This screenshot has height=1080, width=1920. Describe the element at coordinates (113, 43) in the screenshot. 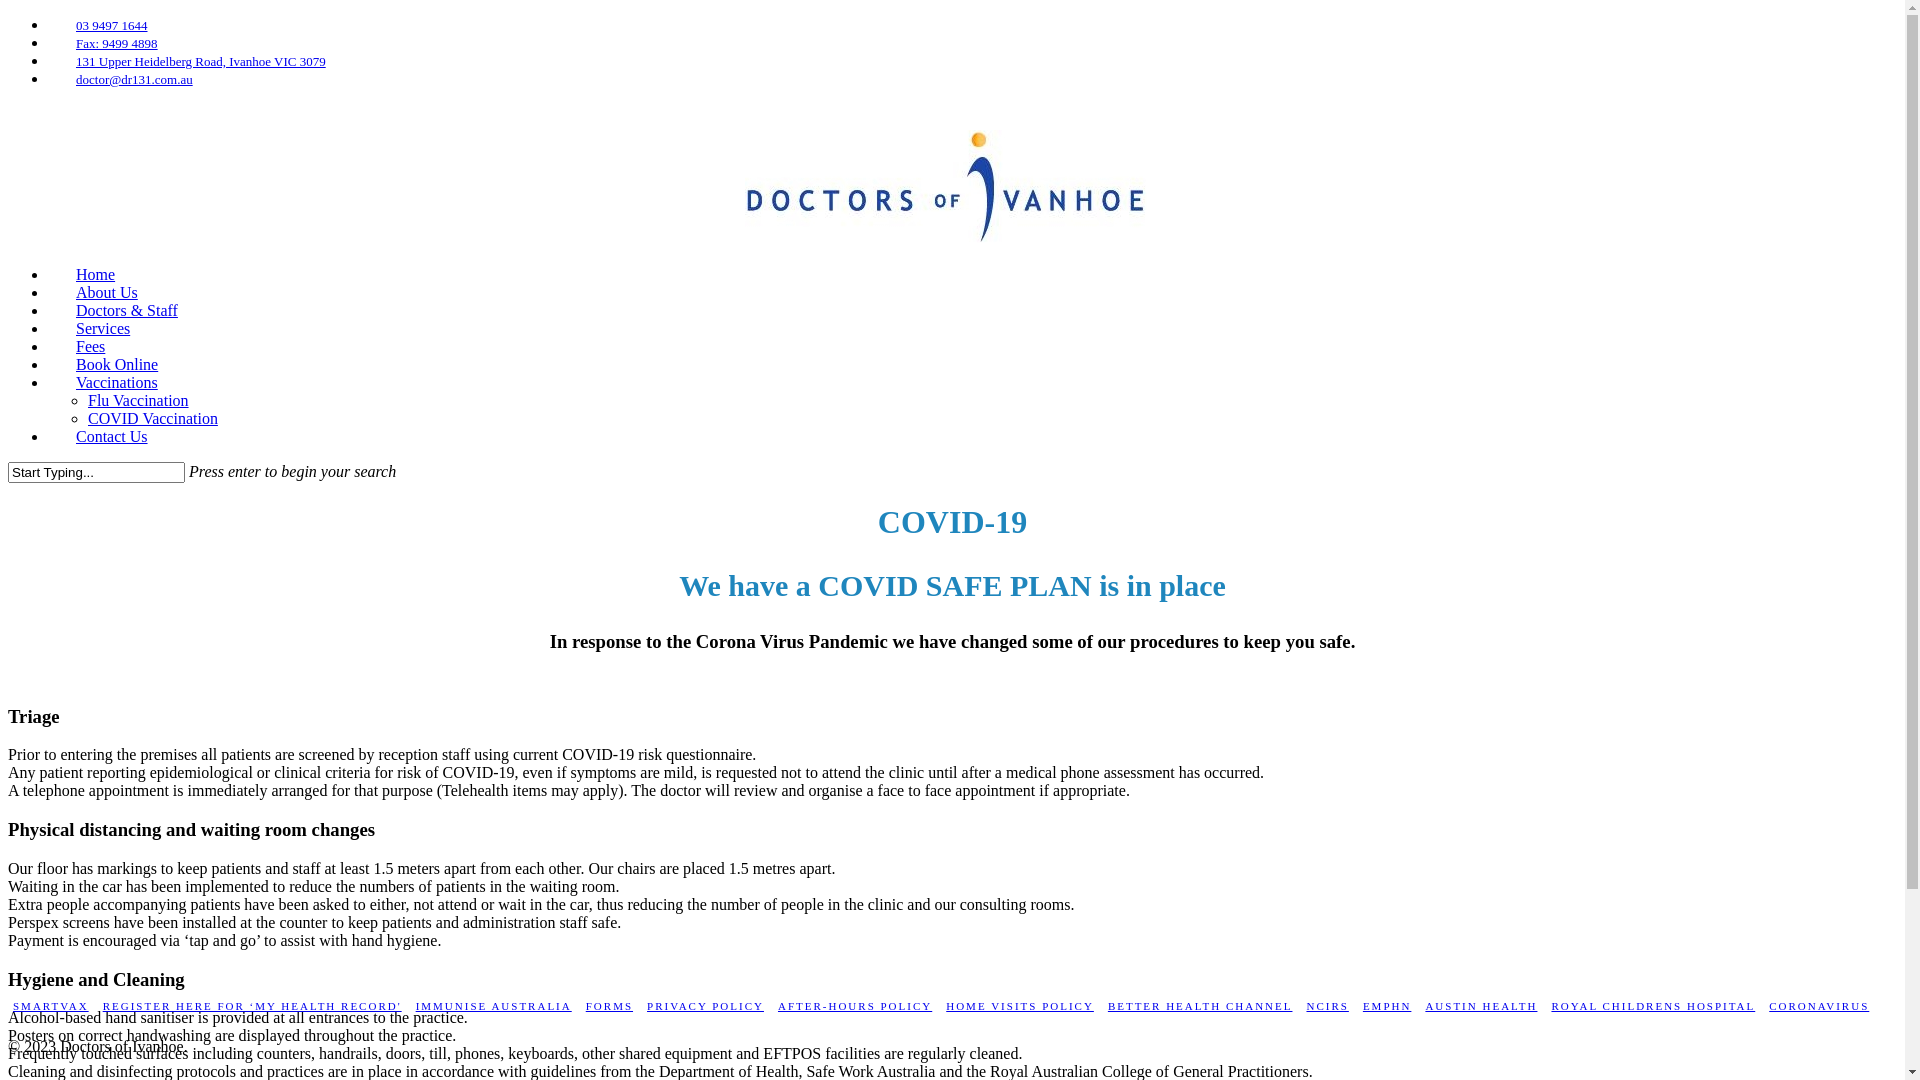

I see `'Fax: 9499 4898'` at that location.